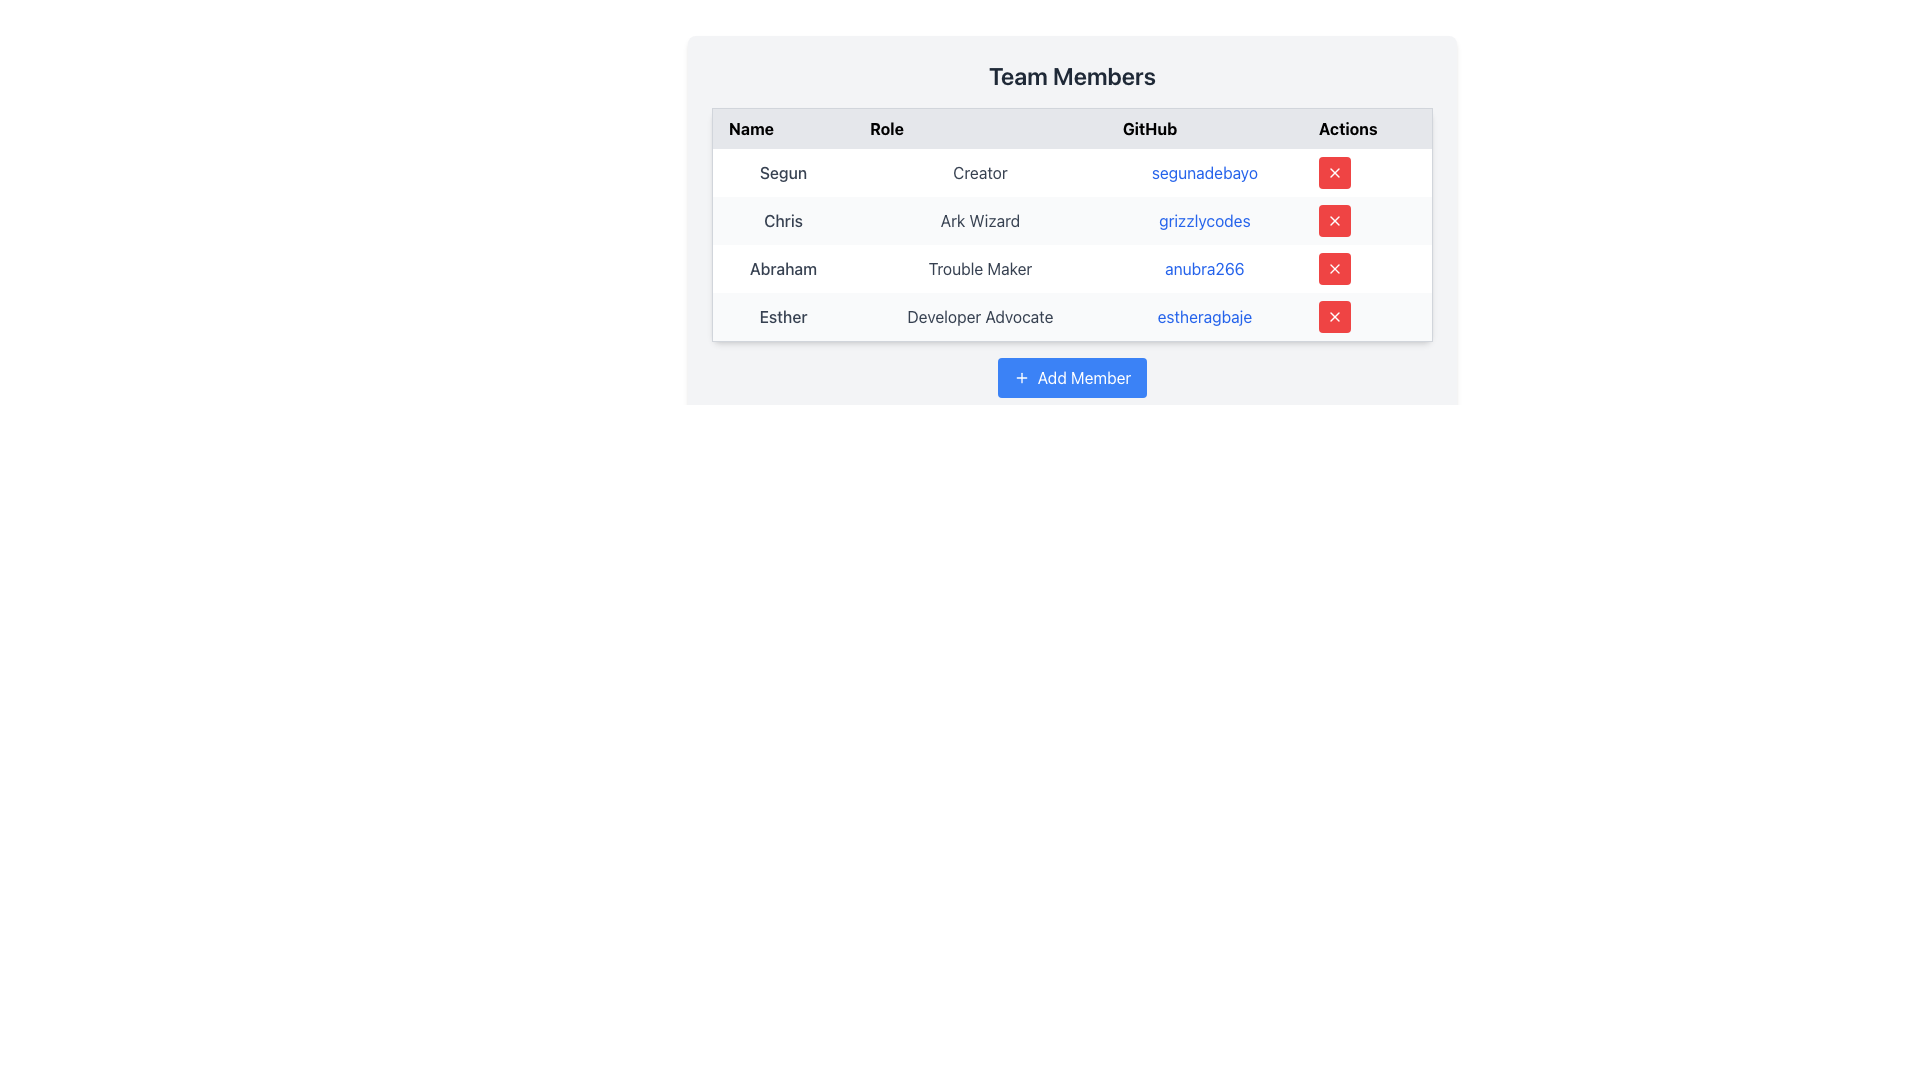 This screenshot has width=1920, height=1080. What do you see at coordinates (980, 172) in the screenshot?
I see `the 'Creator' text label, which is a gray sans-serif font located in the second column of the first row under the 'Role' header in a members table` at bounding box center [980, 172].